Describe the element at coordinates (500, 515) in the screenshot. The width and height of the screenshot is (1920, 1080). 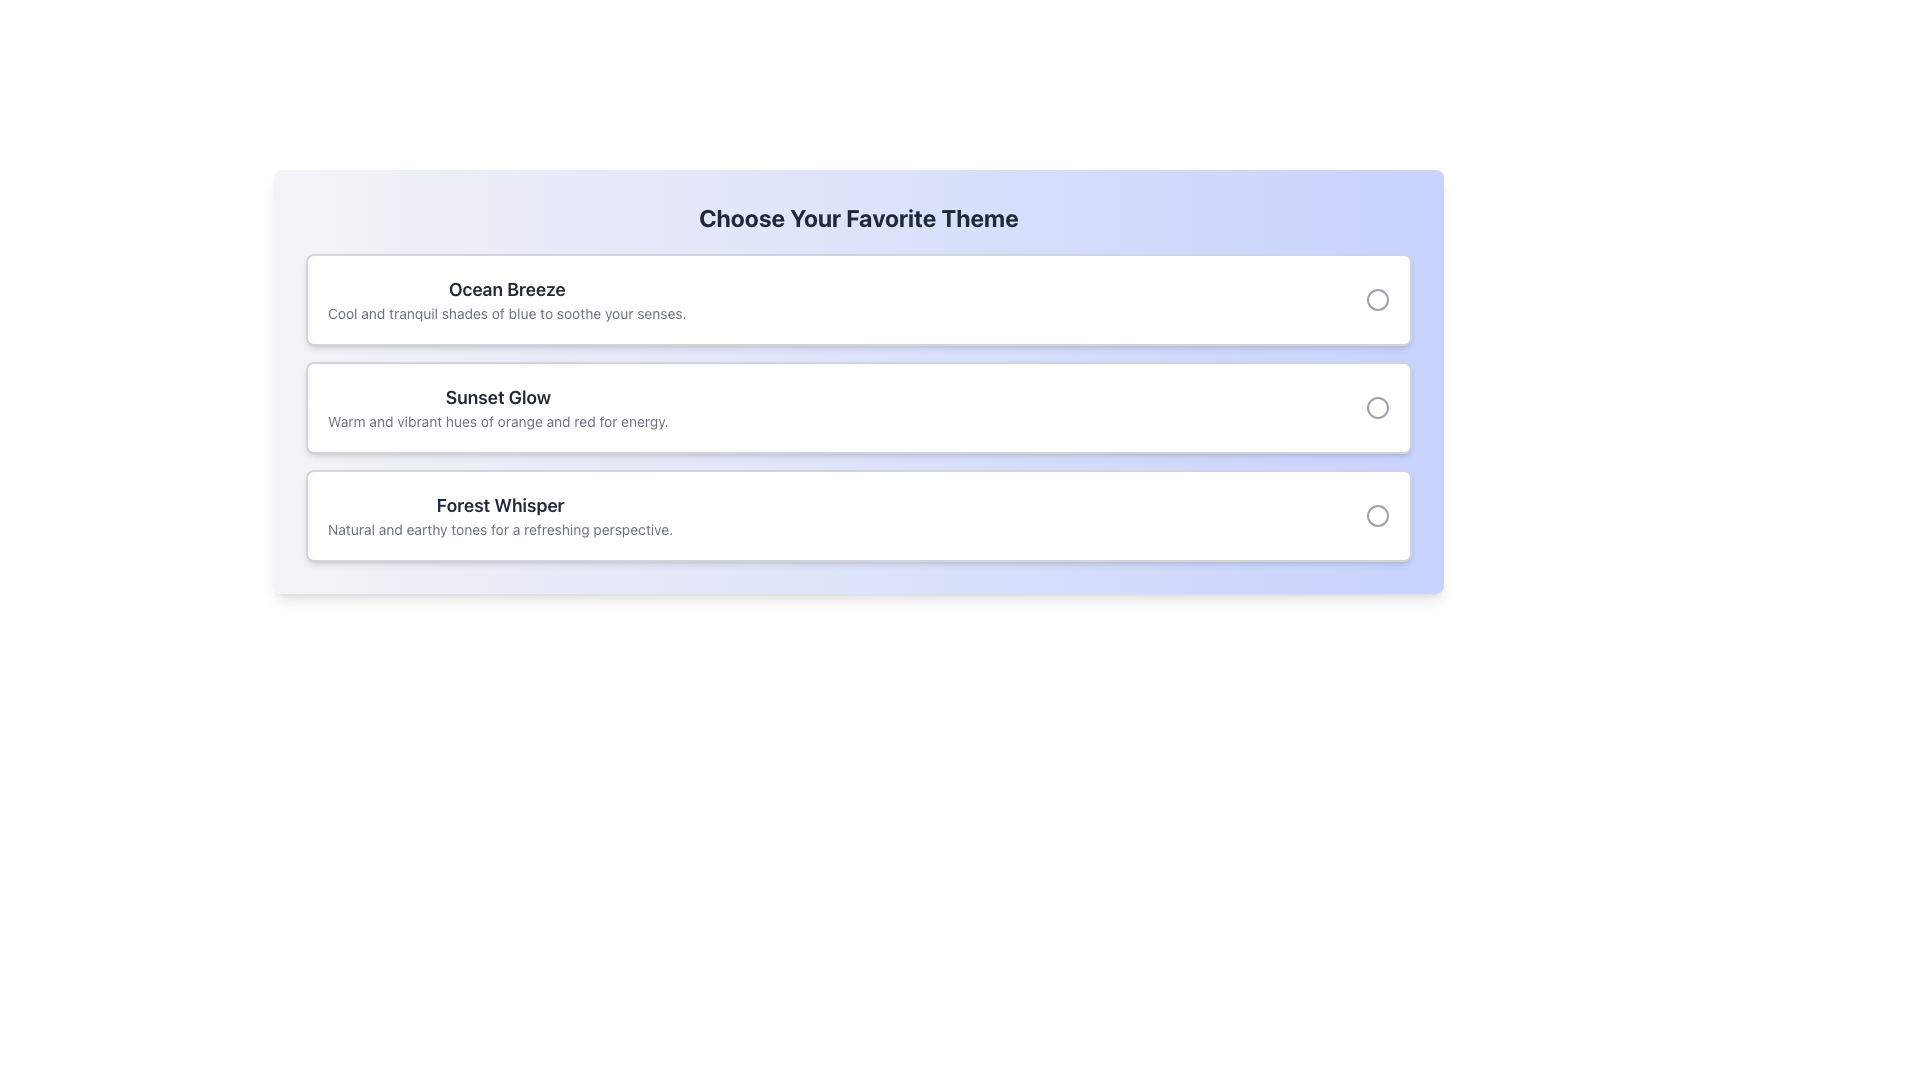
I see `the 'Forest Whisper' label` at that location.